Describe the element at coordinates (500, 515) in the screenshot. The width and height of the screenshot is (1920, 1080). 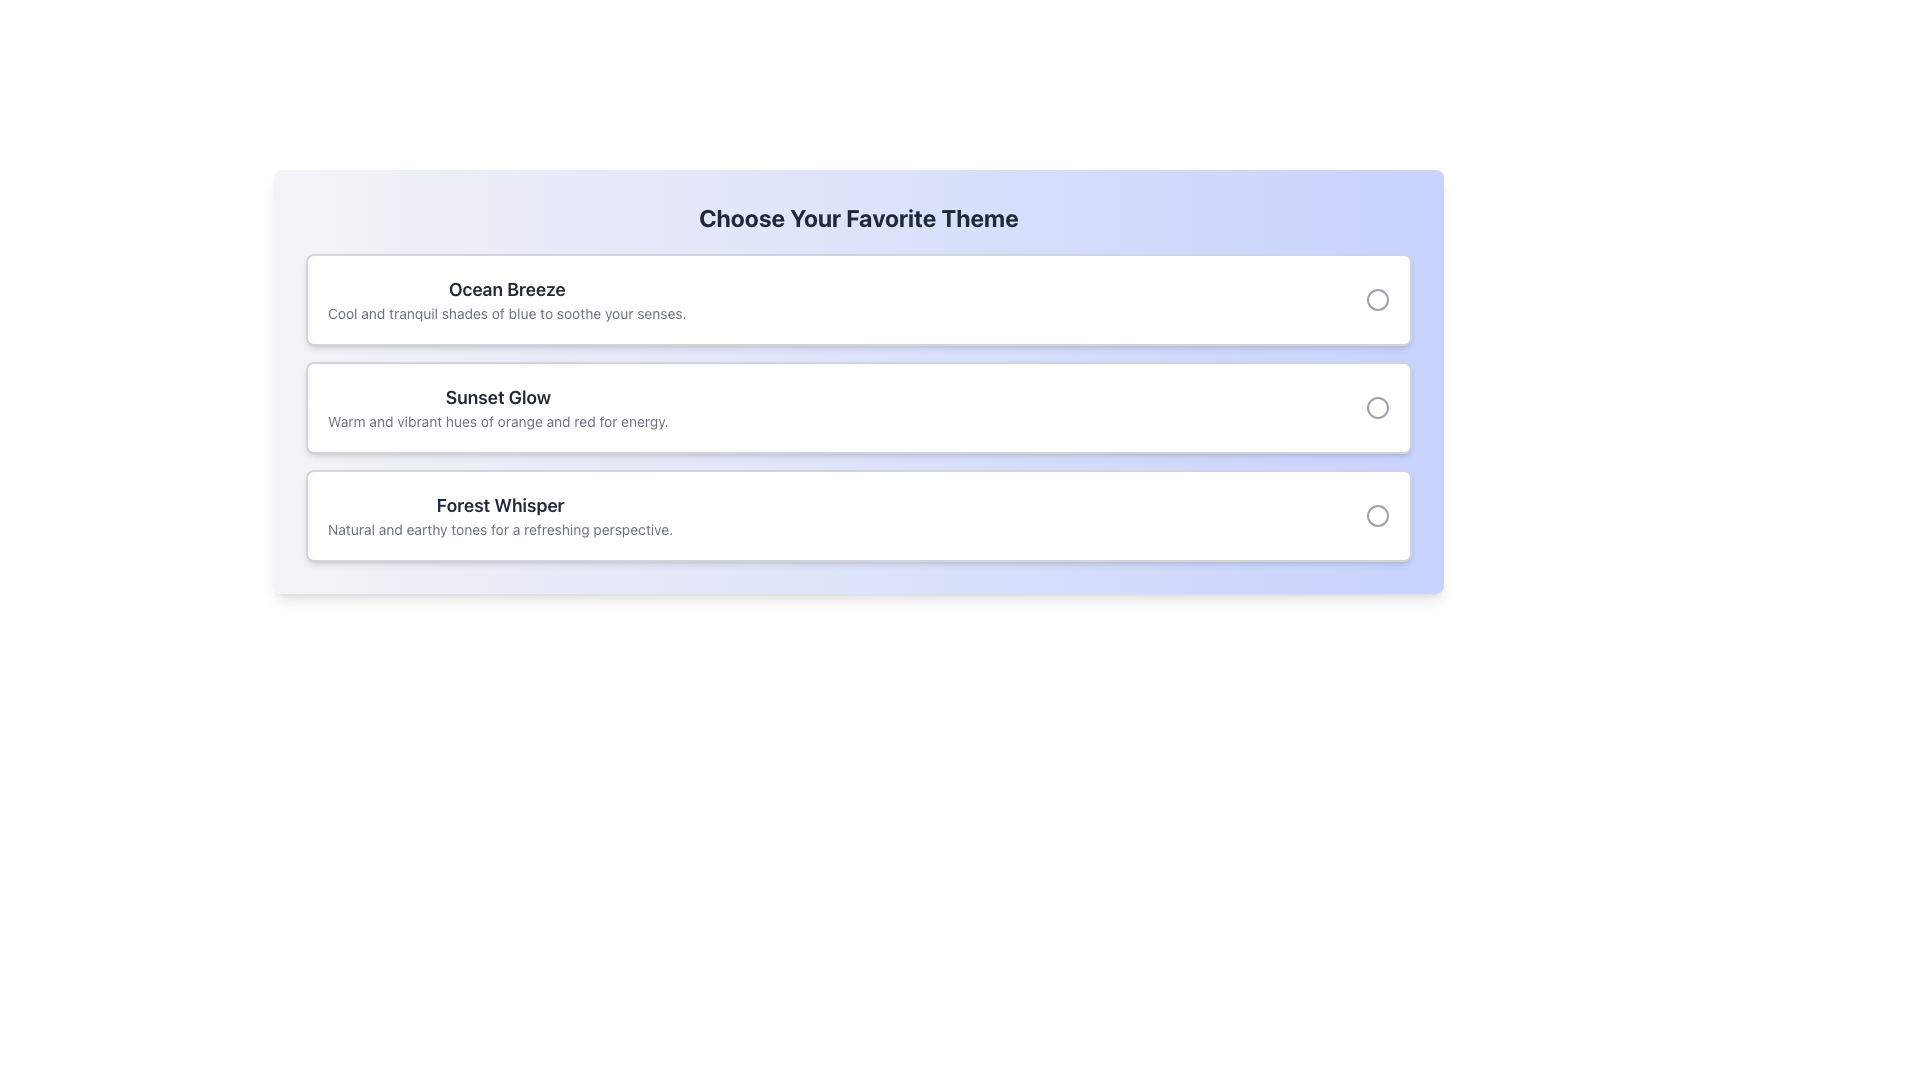
I see `the 'Forest Whisper' label` at that location.